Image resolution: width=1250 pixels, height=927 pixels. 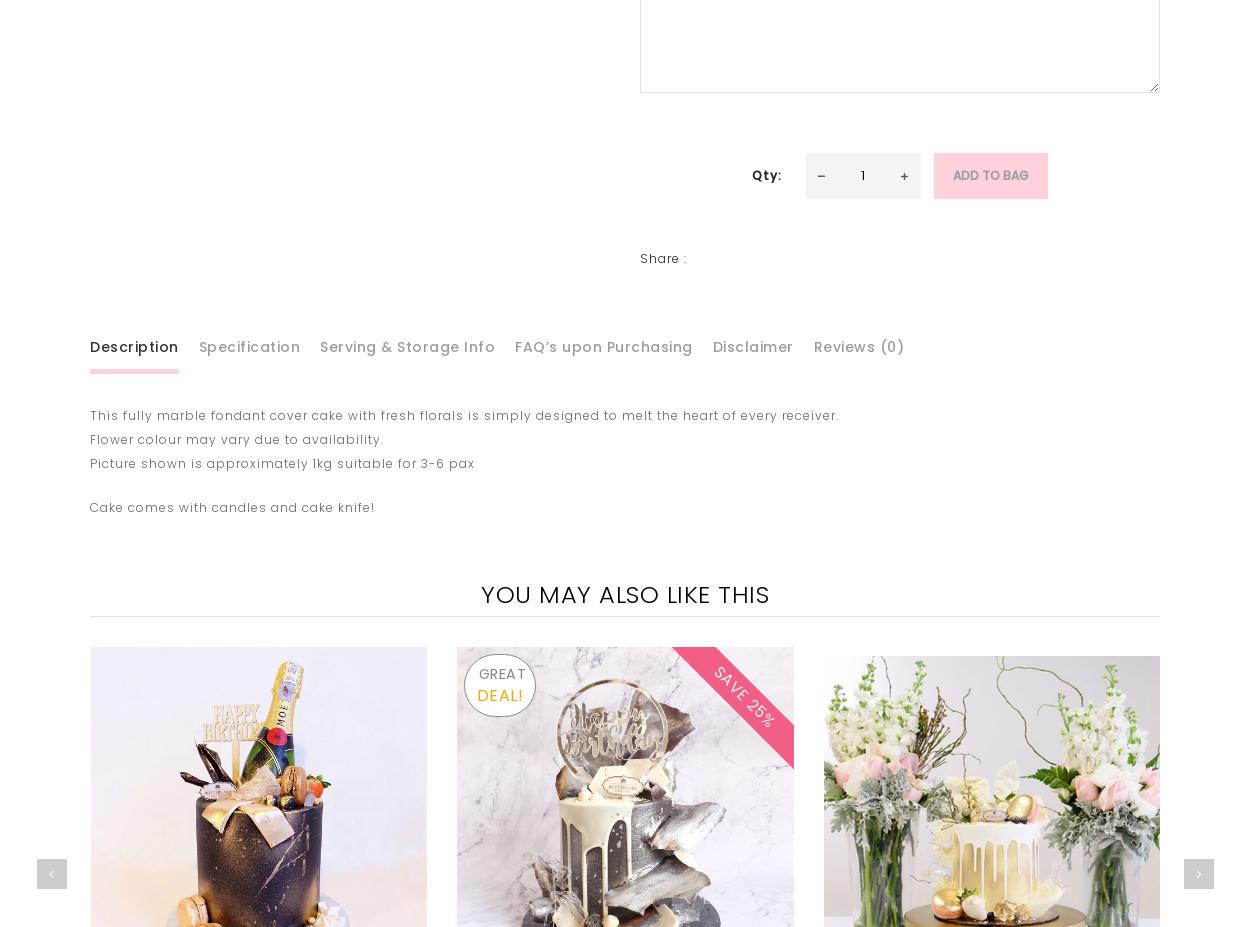 What do you see at coordinates (479, 594) in the screenshot?
I see `'You May Also Like This'` at bounding box center [479, 594].